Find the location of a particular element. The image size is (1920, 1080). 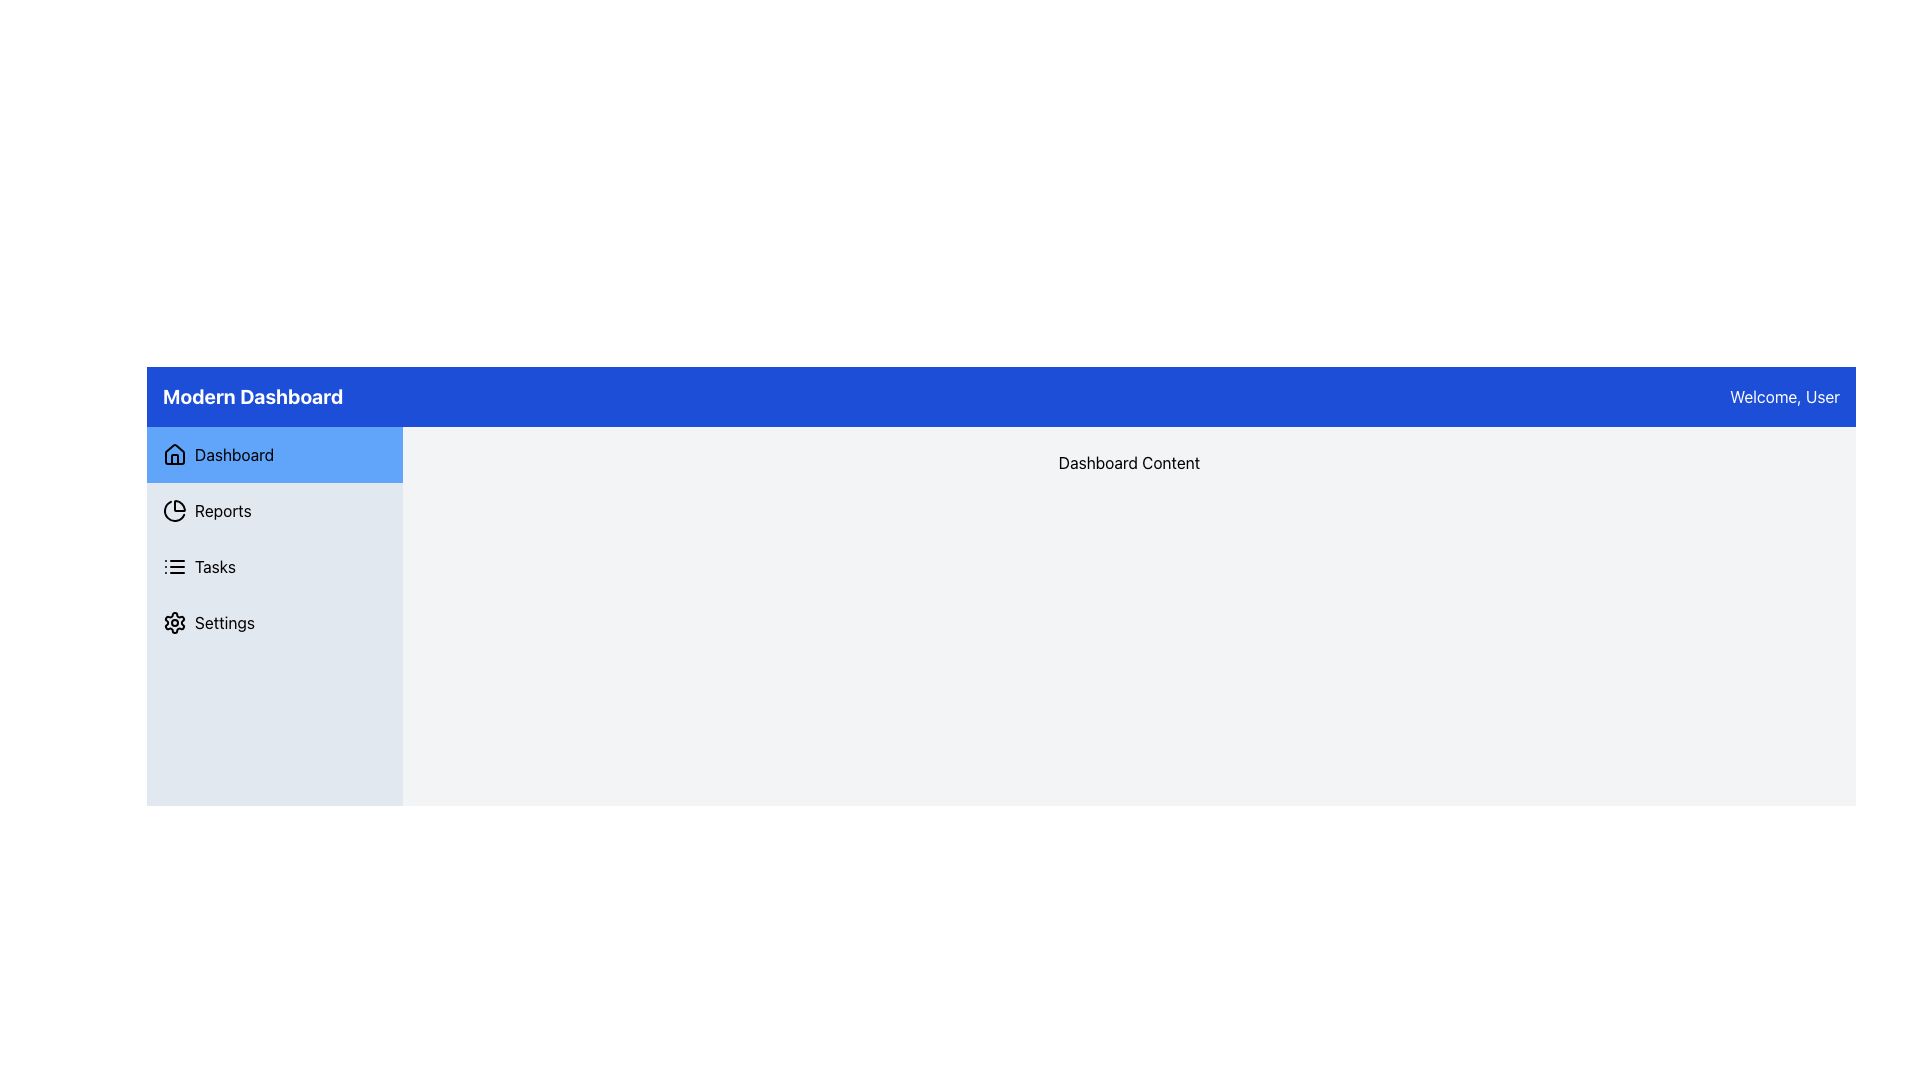

the 'Reports' text label in the sidebar menu is located at coordinates (223, 509).